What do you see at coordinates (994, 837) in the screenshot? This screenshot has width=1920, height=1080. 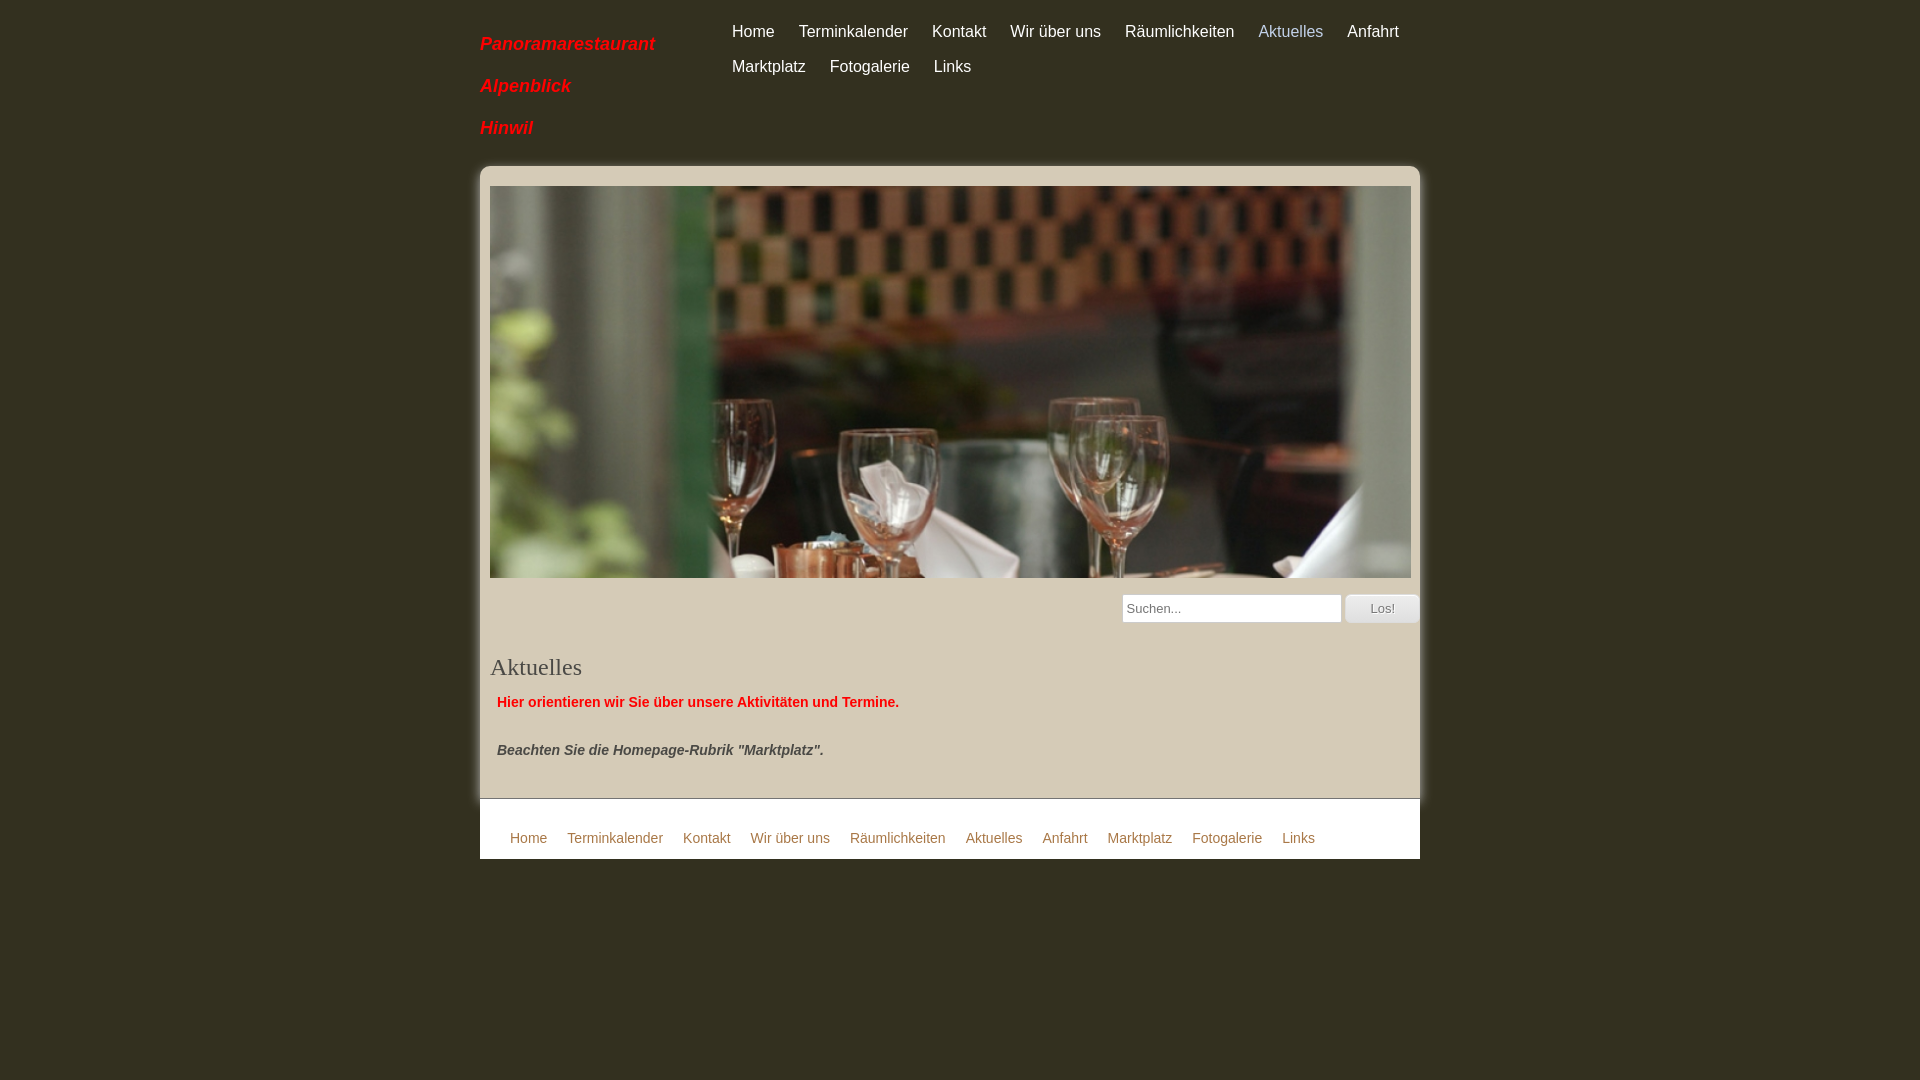 I see `'Aktuelles'` at bounding box center [994, 837].